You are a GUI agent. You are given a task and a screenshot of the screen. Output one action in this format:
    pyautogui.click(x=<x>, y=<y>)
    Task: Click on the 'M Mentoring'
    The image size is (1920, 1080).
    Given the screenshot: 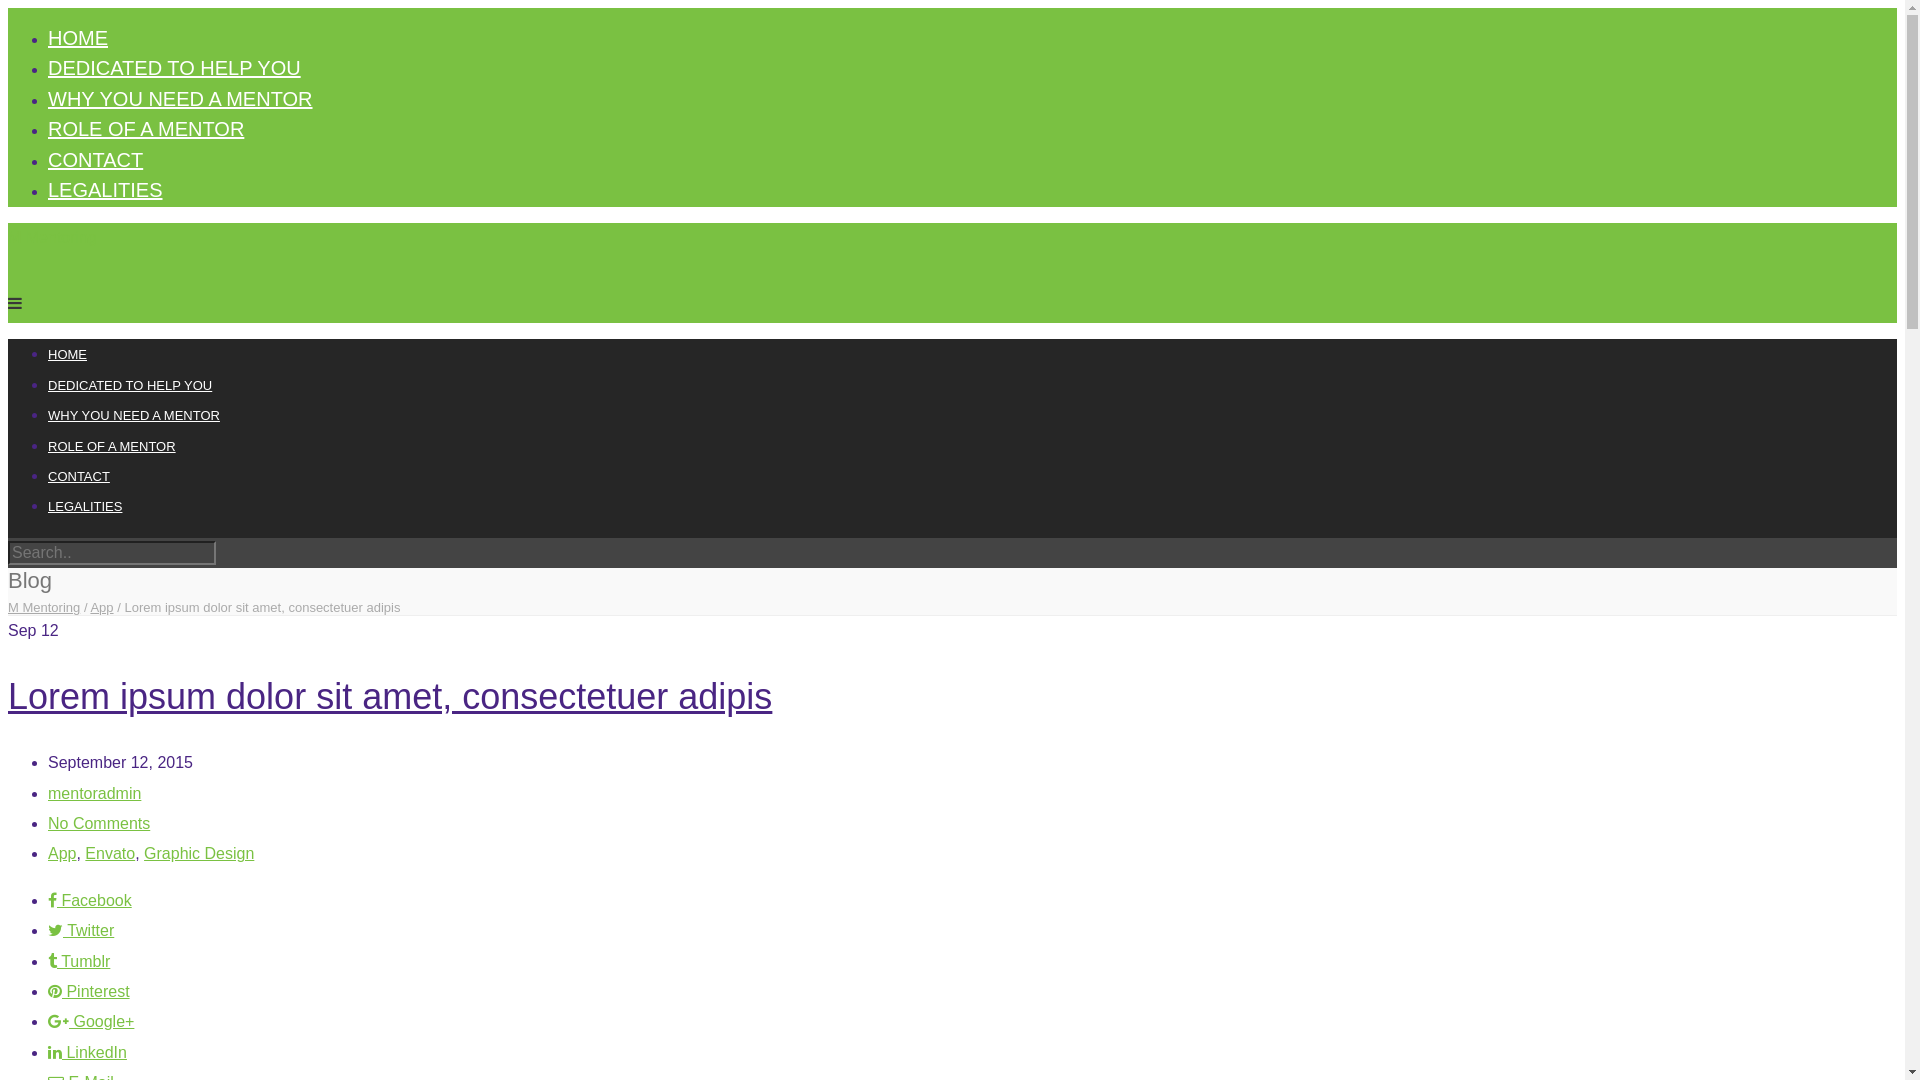 What is the action you would take?
    pyautogui.click(x=52, y=236)
    